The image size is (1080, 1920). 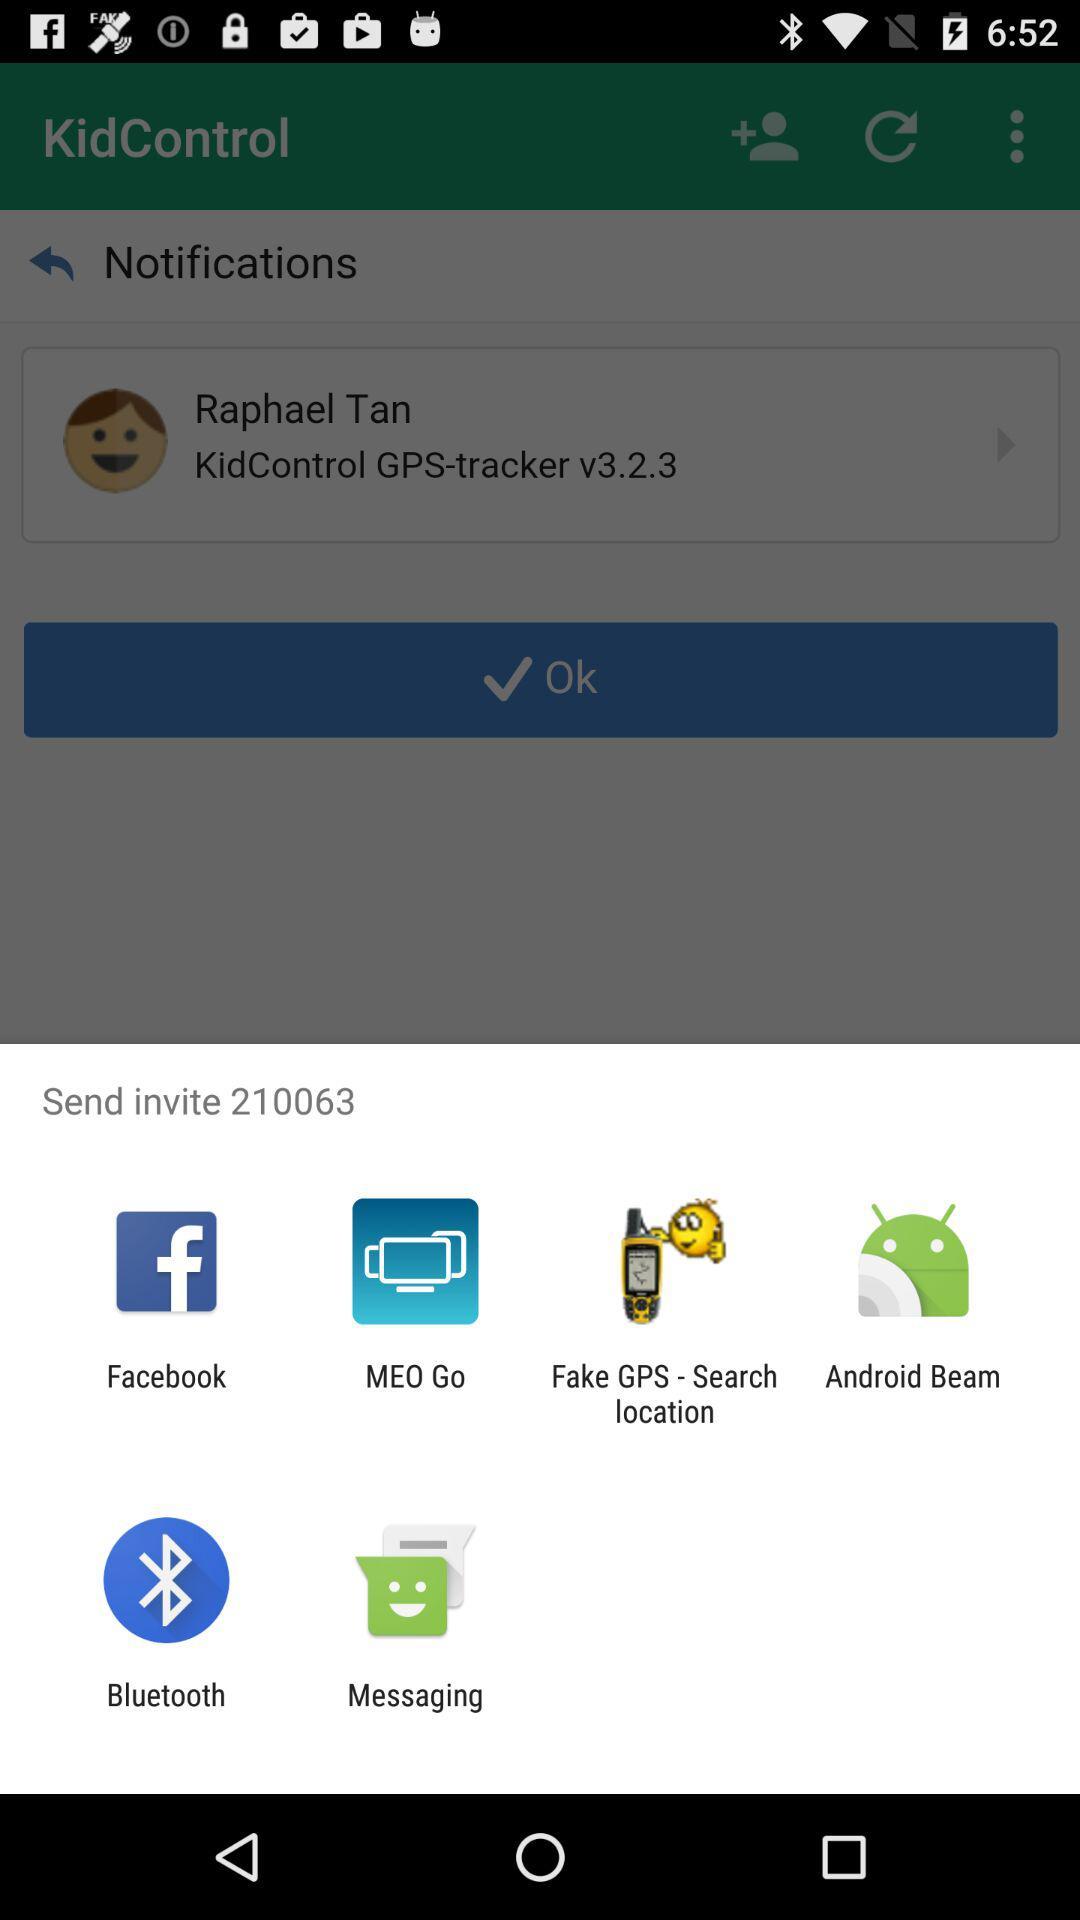 What do you see at coordinates (664, 1392) in the screenshot?
I see `fake gps search item` at bounding box center [664, 1392].